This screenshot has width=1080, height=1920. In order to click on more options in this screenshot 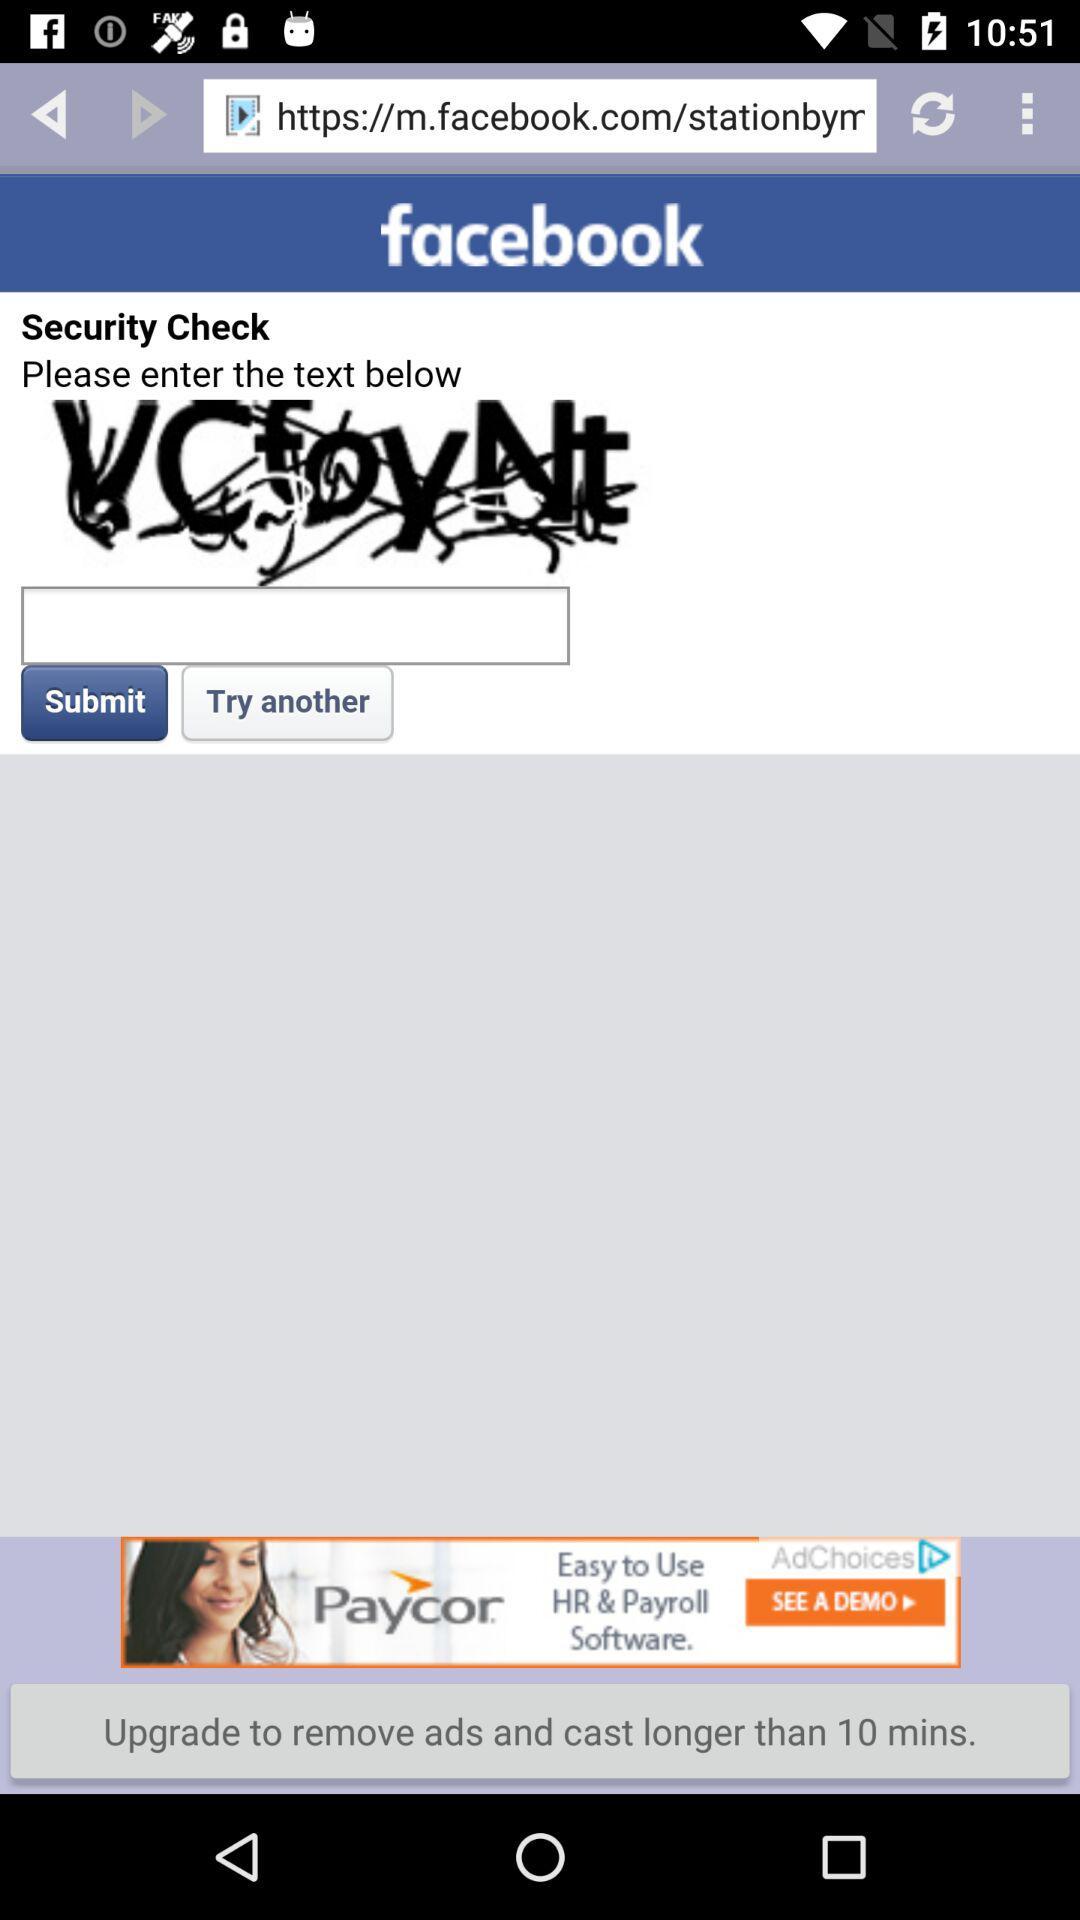, I will do `click(1030, 111)`.